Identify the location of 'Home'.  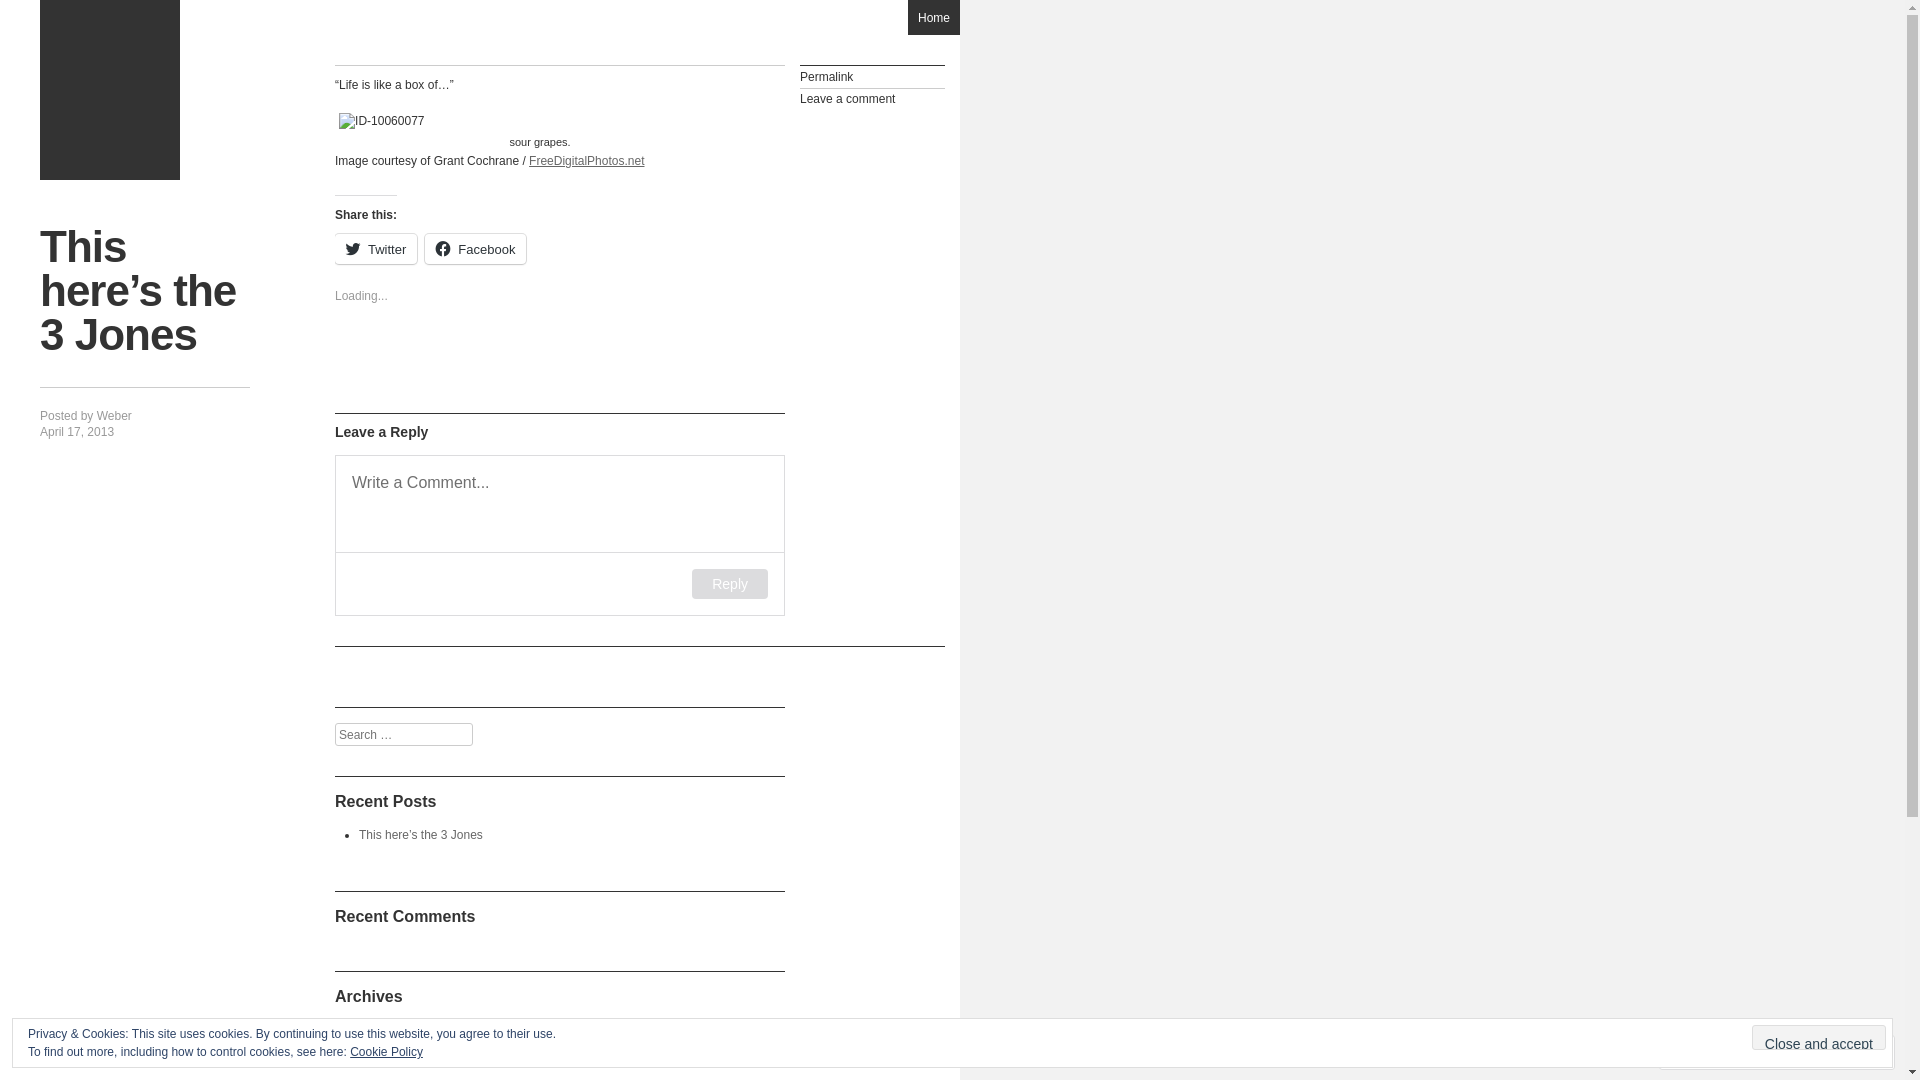
(933, 17).